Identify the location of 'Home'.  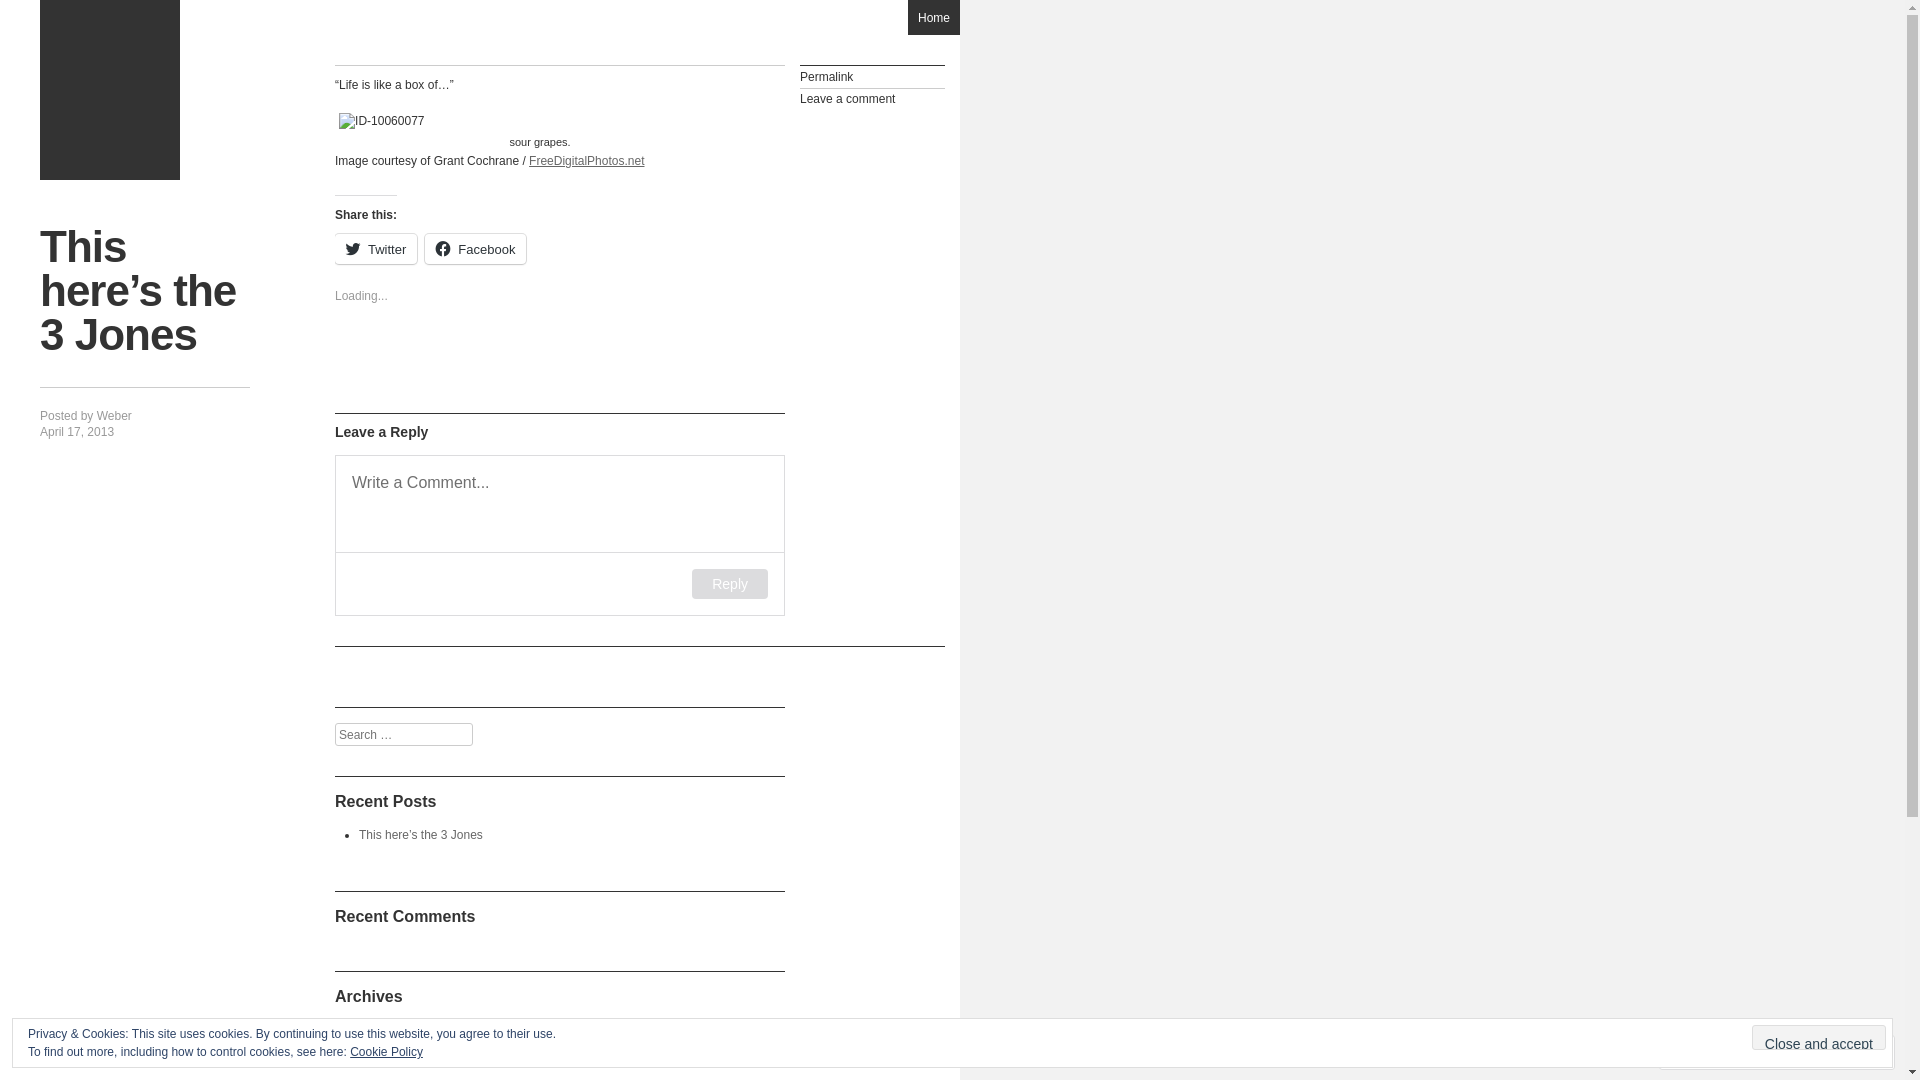
(933, 17).